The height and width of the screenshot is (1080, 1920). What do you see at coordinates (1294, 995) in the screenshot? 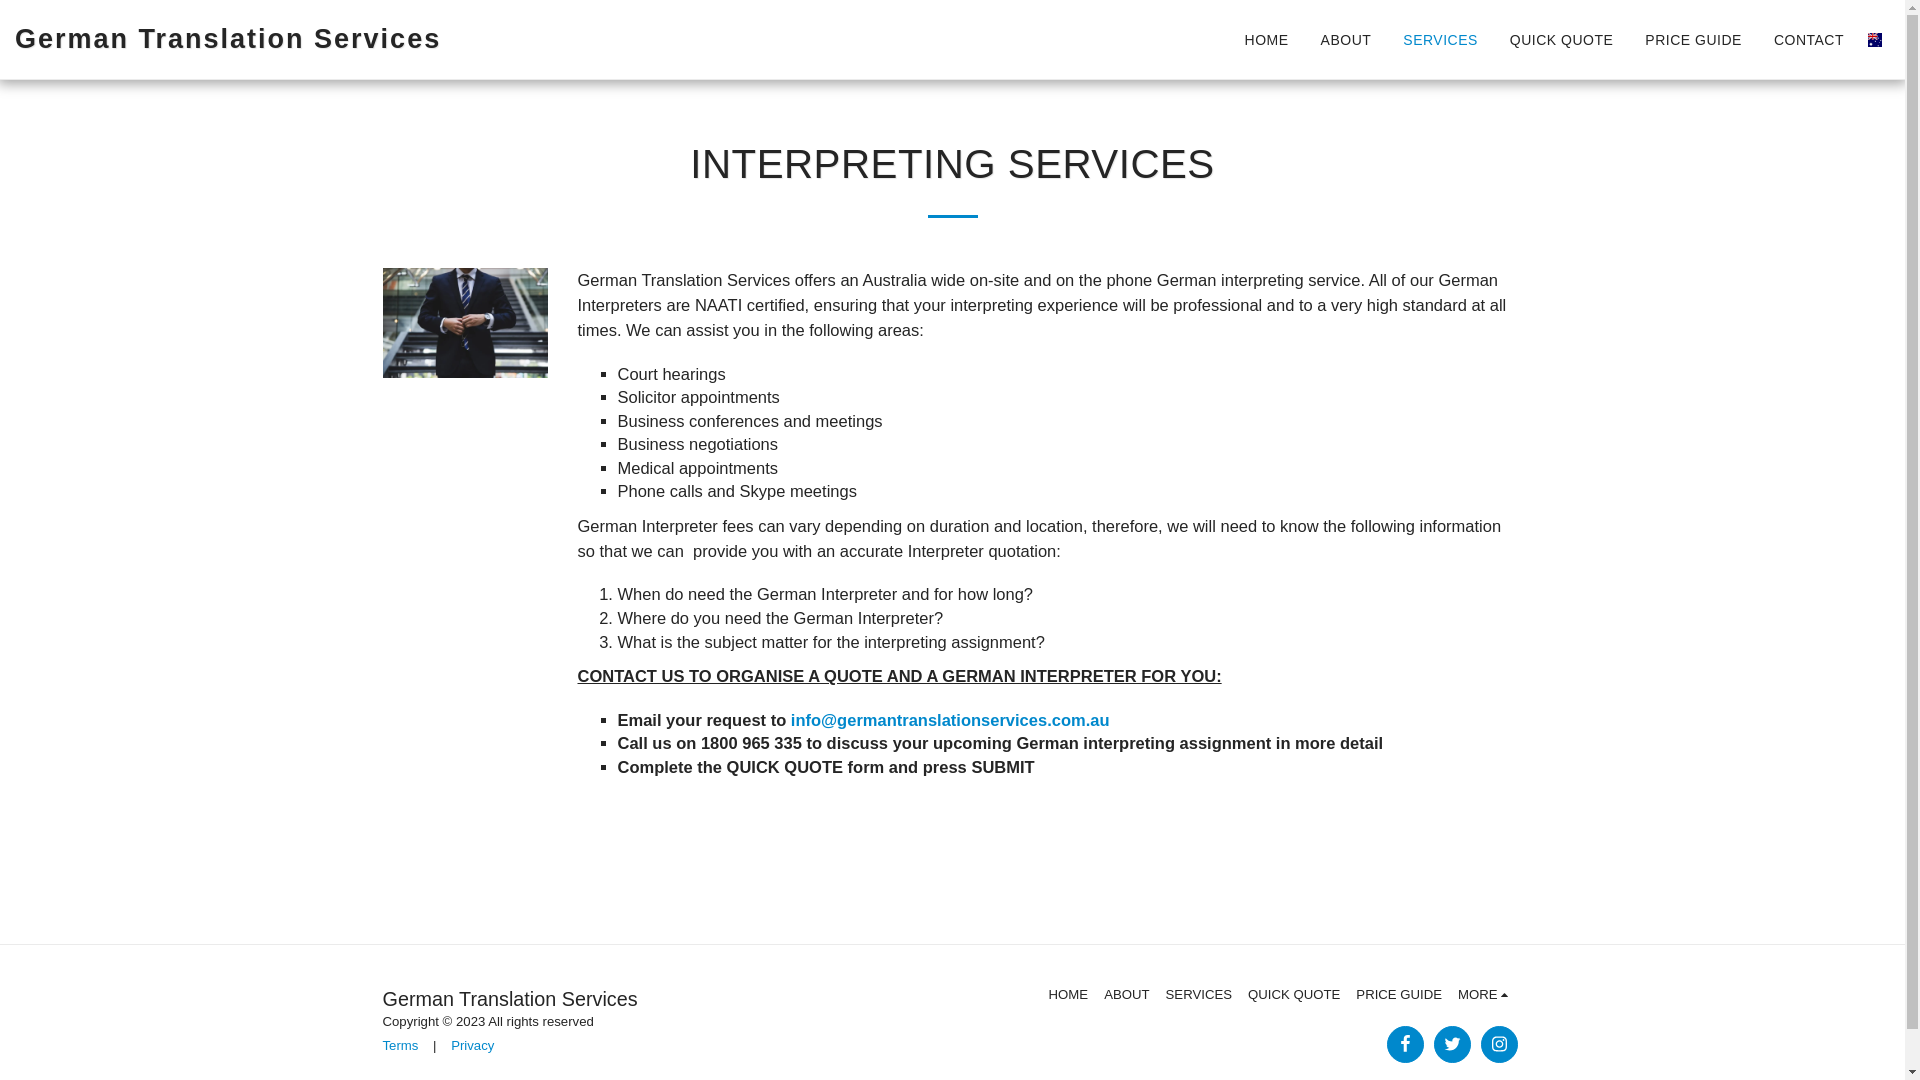
I see `'QUICK QUOTE'` at bounding box center [1294, 995].